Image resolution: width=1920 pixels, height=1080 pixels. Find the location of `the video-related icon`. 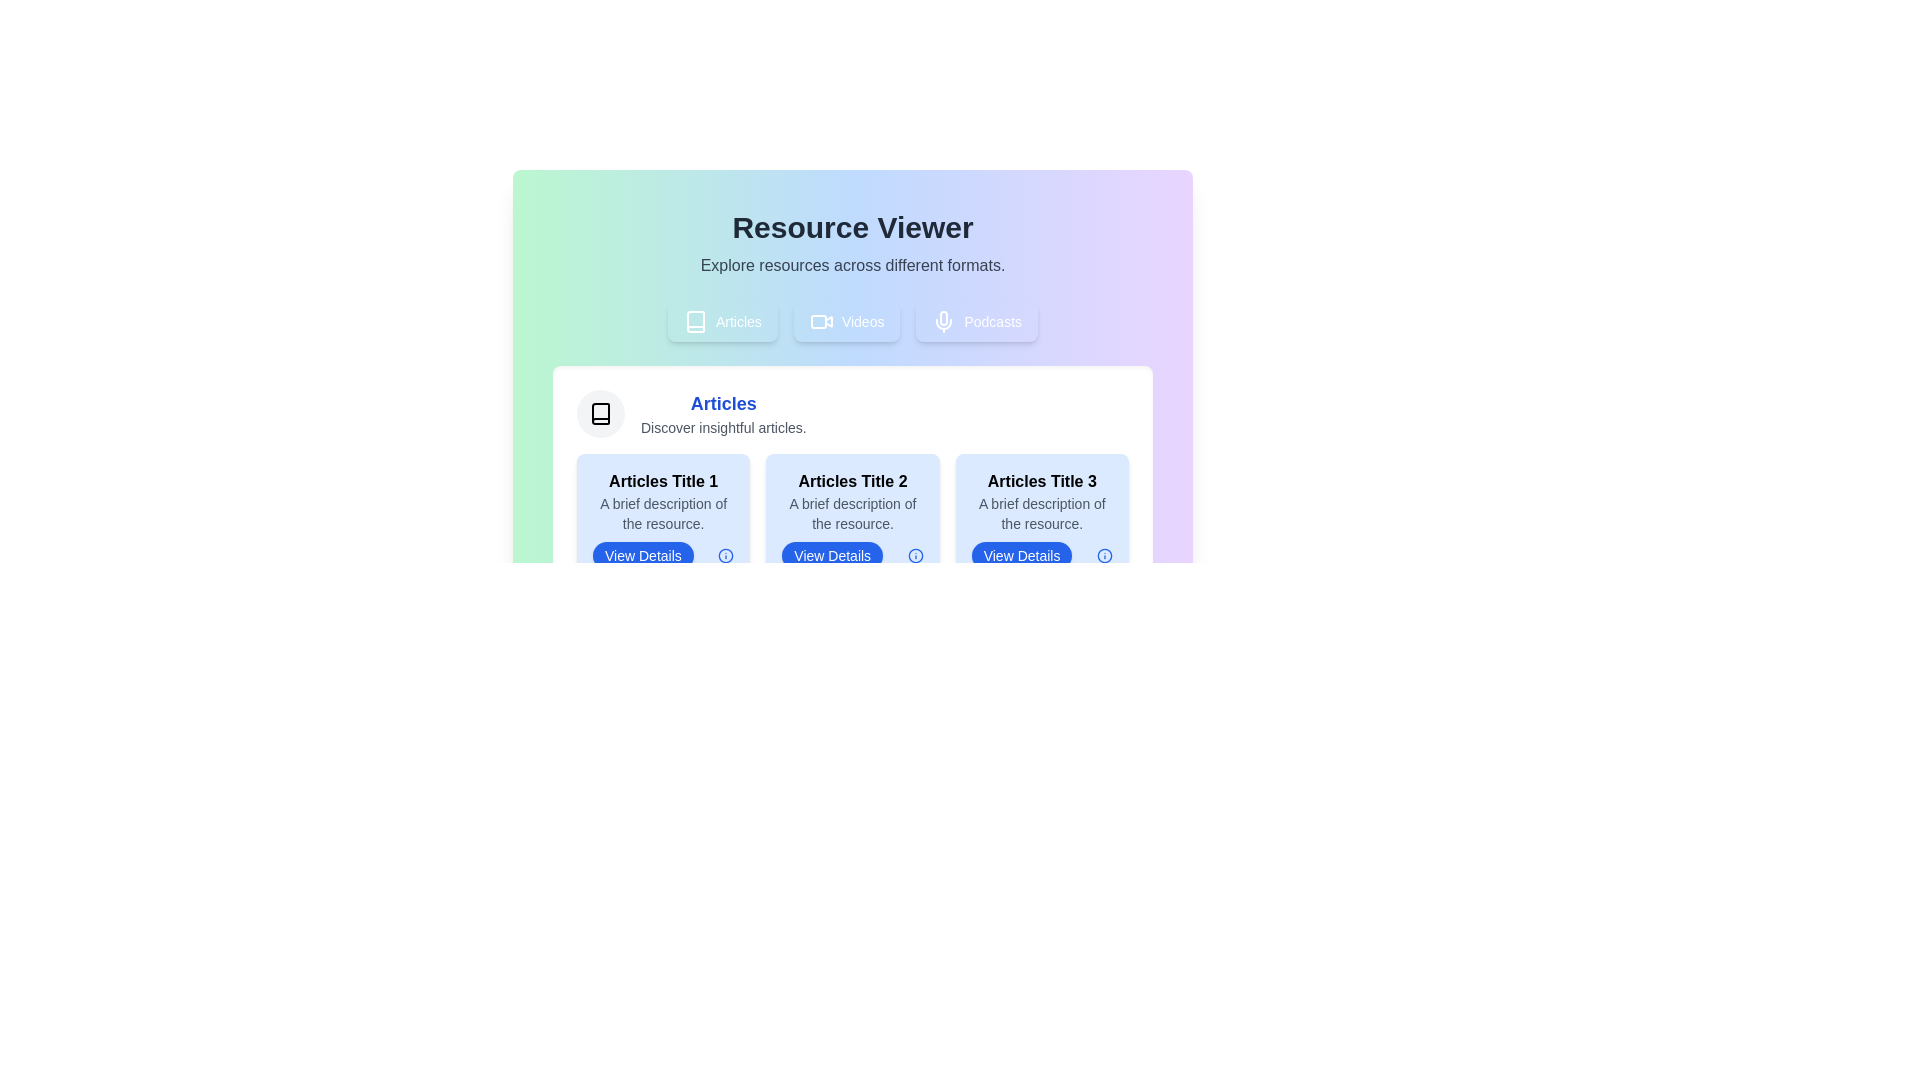

the video-related icon is located at coordinates (818, 320).